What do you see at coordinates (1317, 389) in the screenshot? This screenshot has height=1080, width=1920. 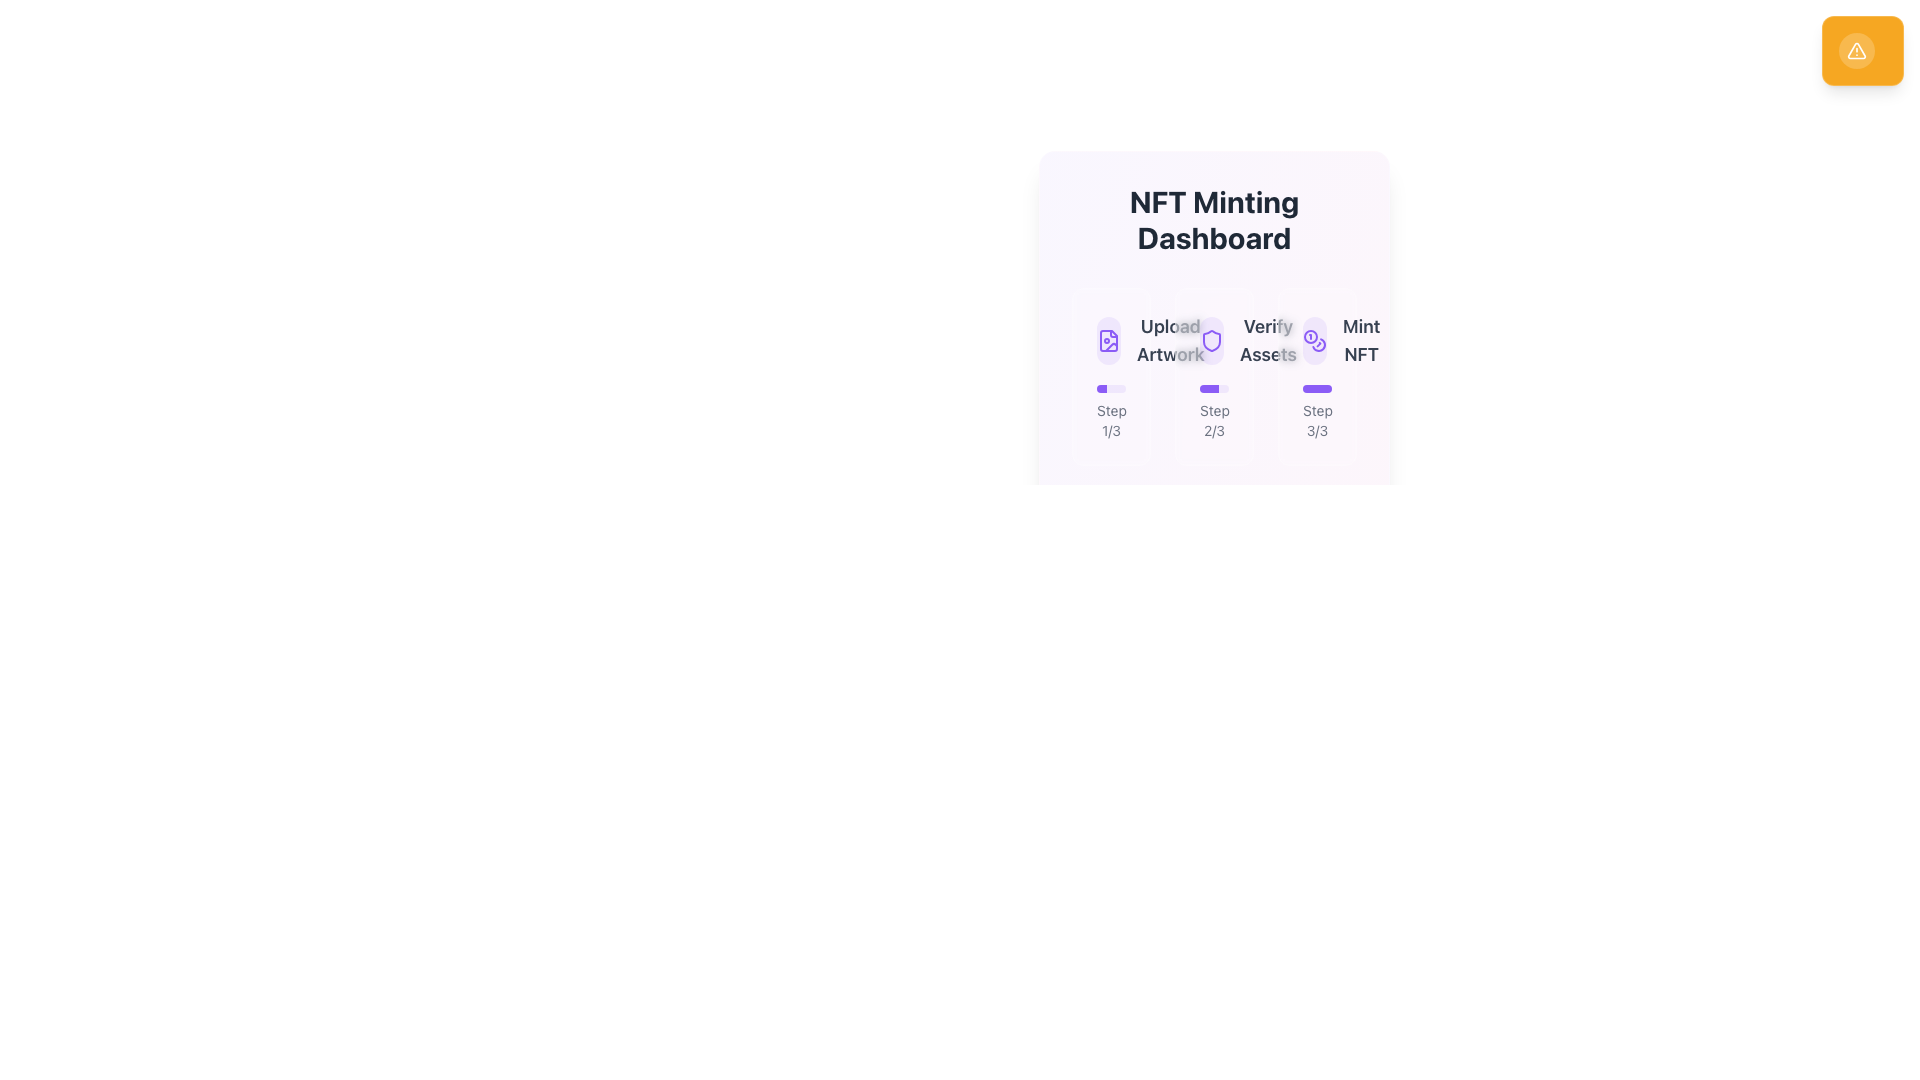 I see `the filled section of the progress bar indicating completion for 'Step 3/3 Mint NFT' in the NFT Minting Dashboard` at bounding box center [1317, 389].